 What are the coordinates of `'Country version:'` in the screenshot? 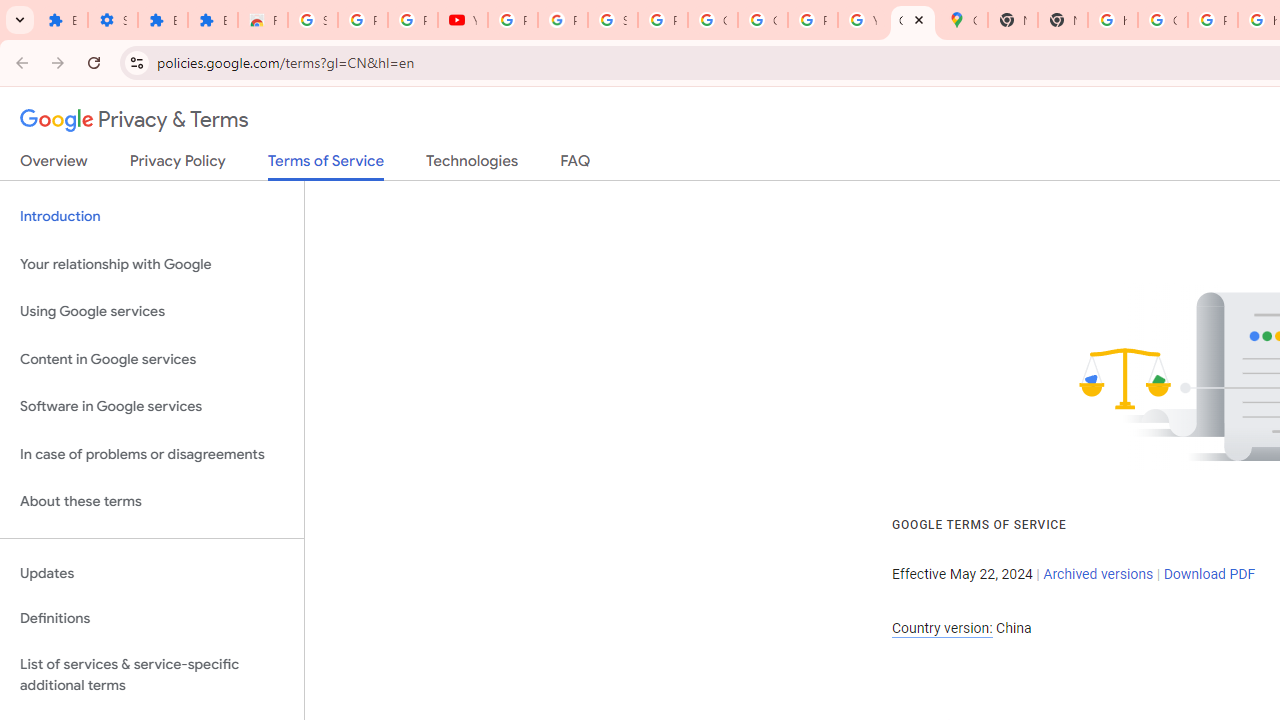 It's located at (941, 627).